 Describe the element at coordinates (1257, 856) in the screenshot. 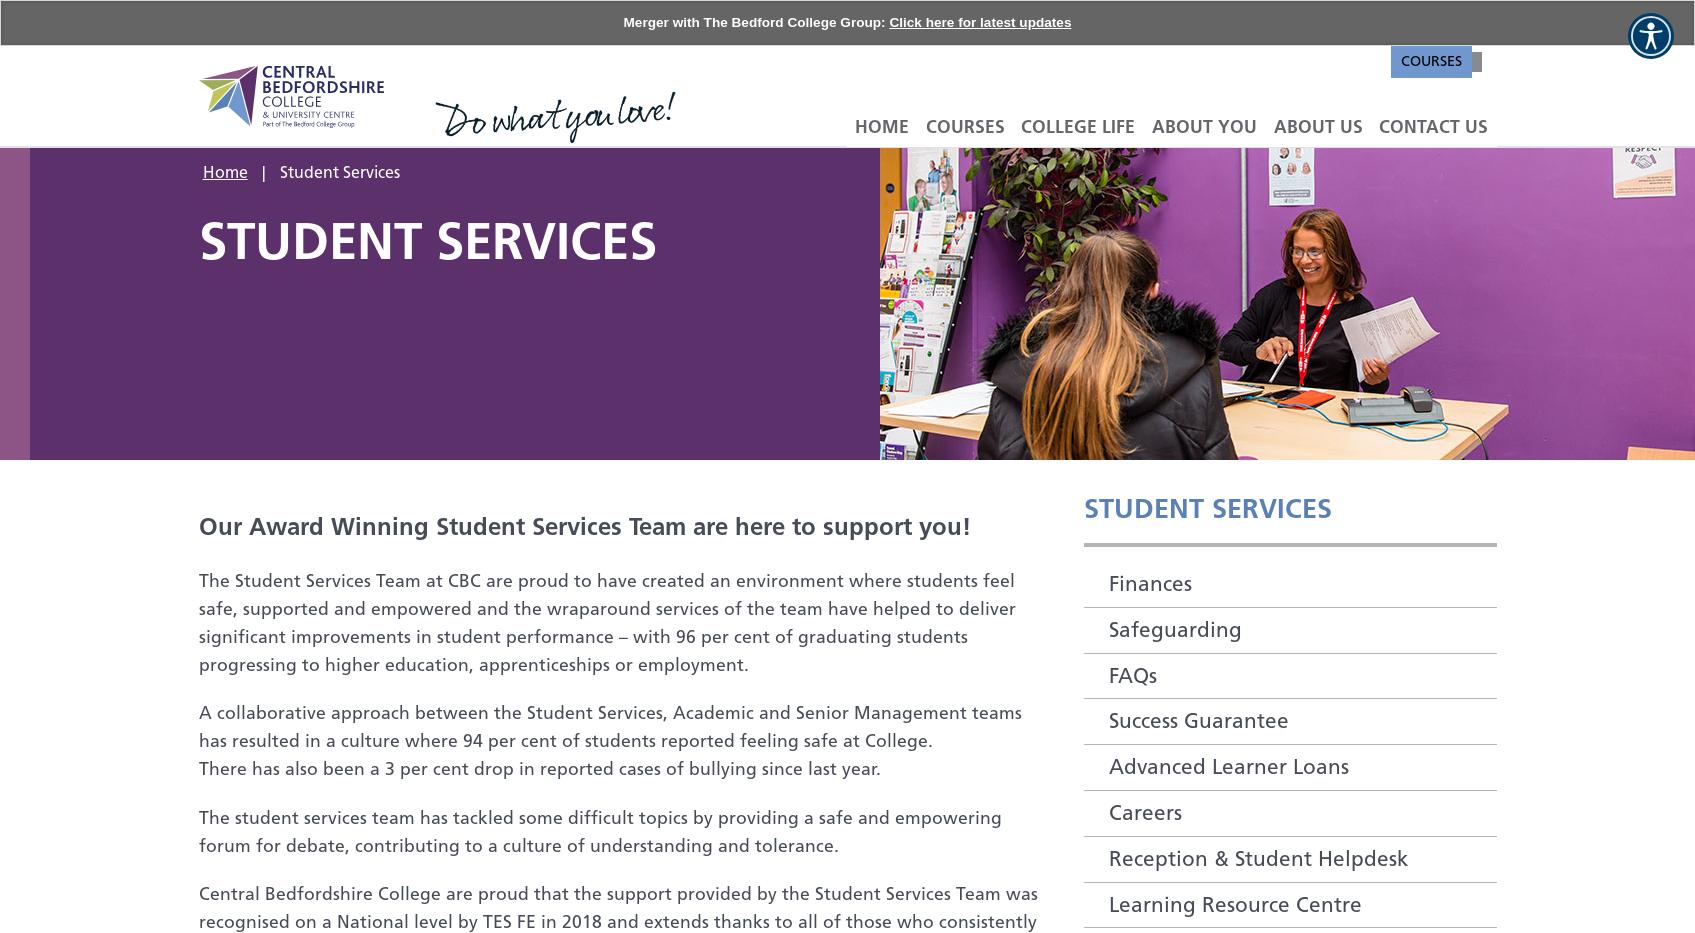

I see `'Reception & Student Helpdesk'` at that location.